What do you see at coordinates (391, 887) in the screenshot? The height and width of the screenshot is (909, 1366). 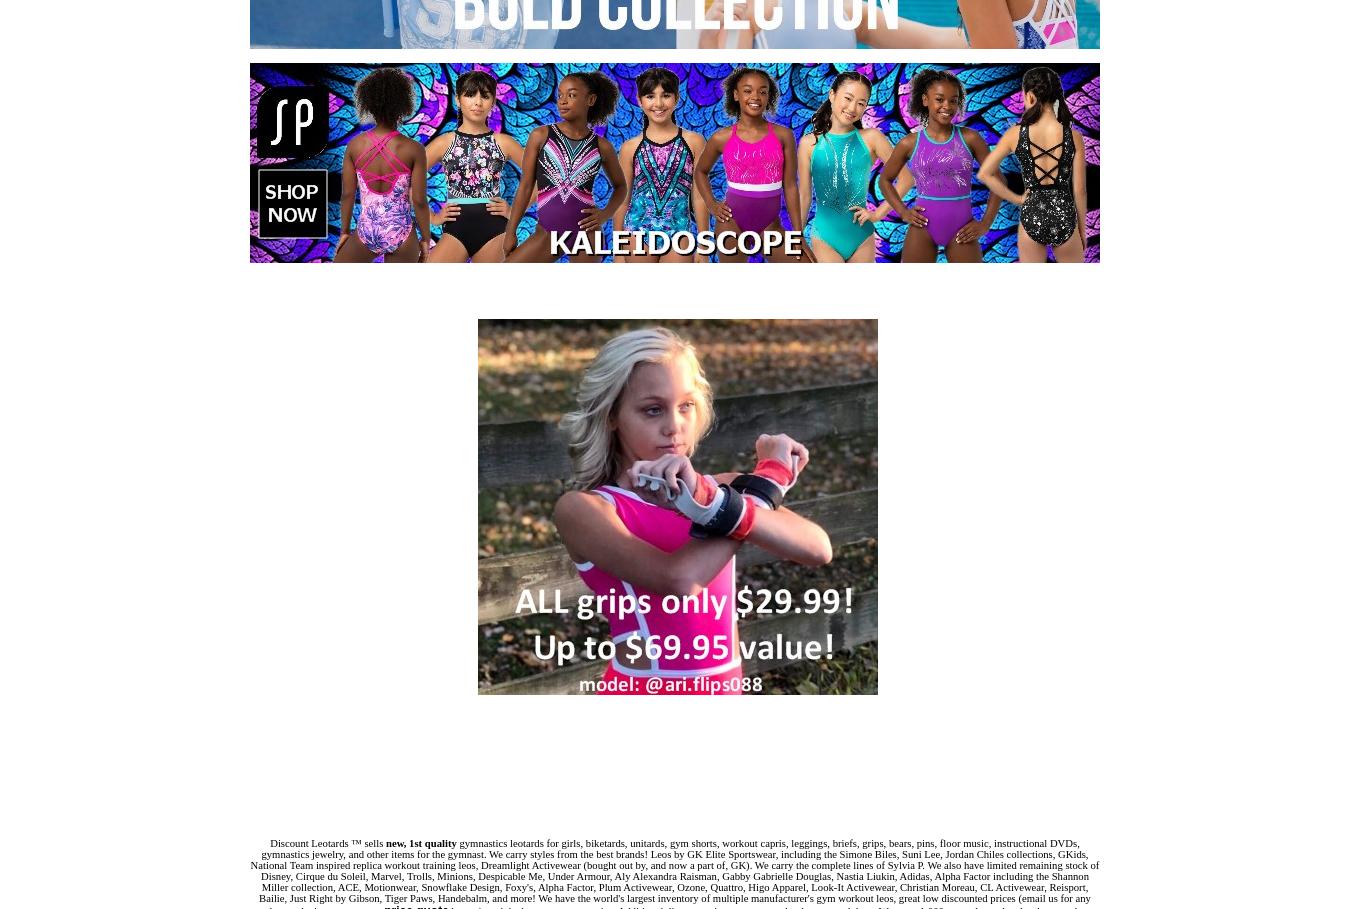 I see `'Motionwear,'` at bounding box center [391, 887].